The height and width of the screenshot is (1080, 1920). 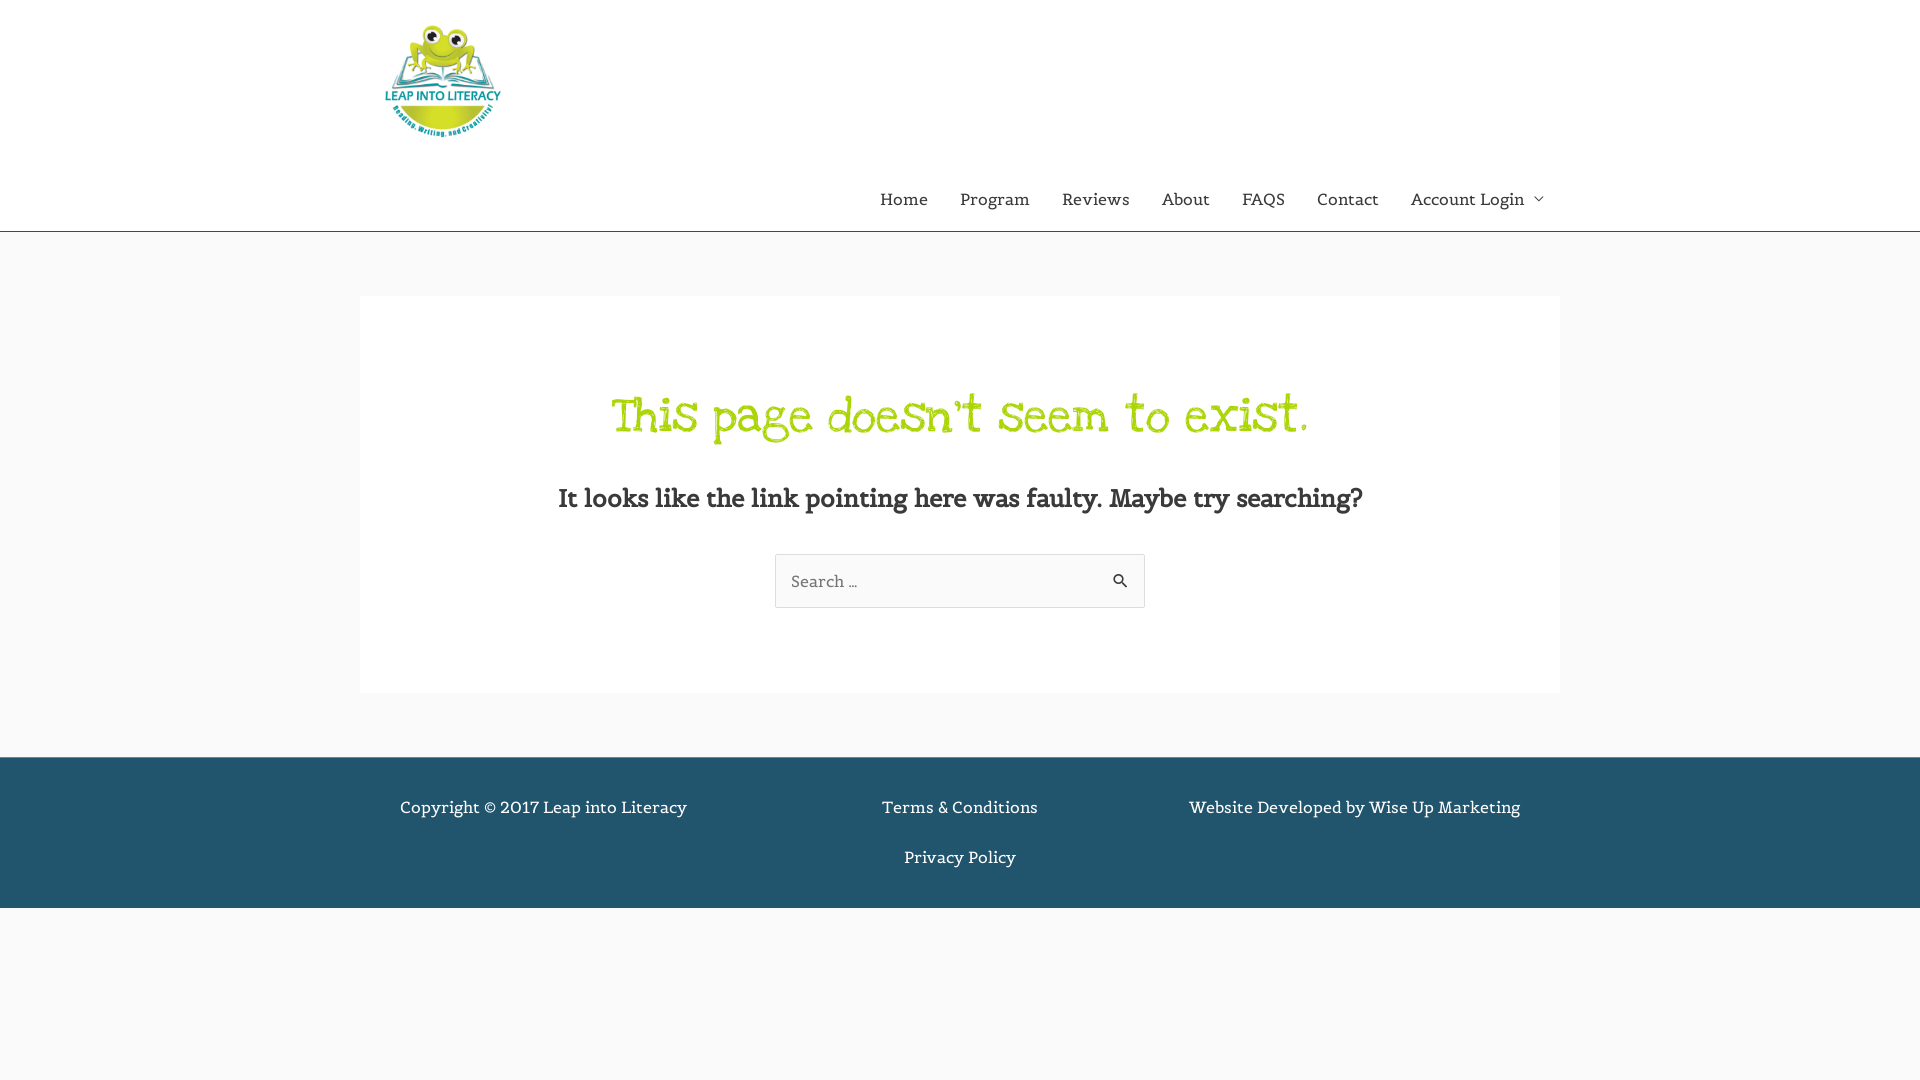 I want to click on 'Account Login', so click(x=1477, y=199).